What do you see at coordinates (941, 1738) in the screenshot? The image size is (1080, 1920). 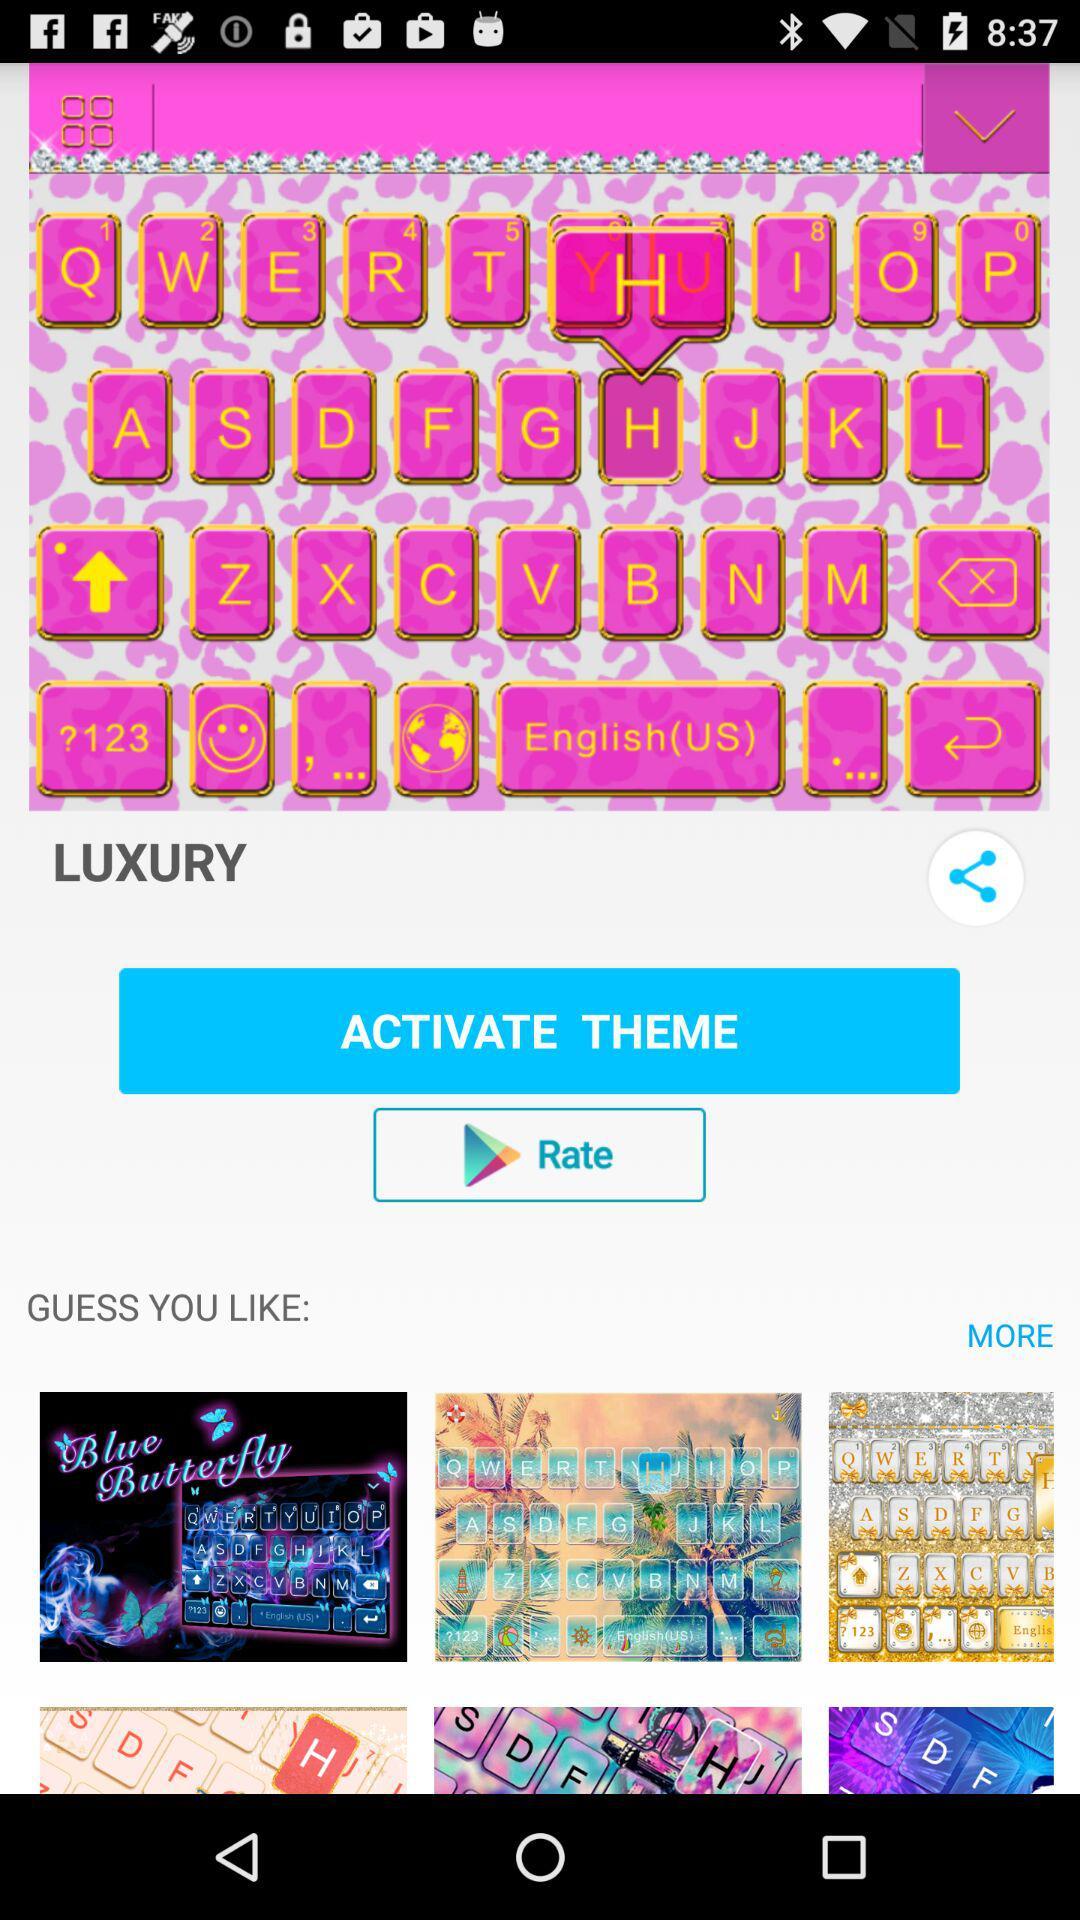 I see `switch keyboard design` at bounding box center [941, 1738].